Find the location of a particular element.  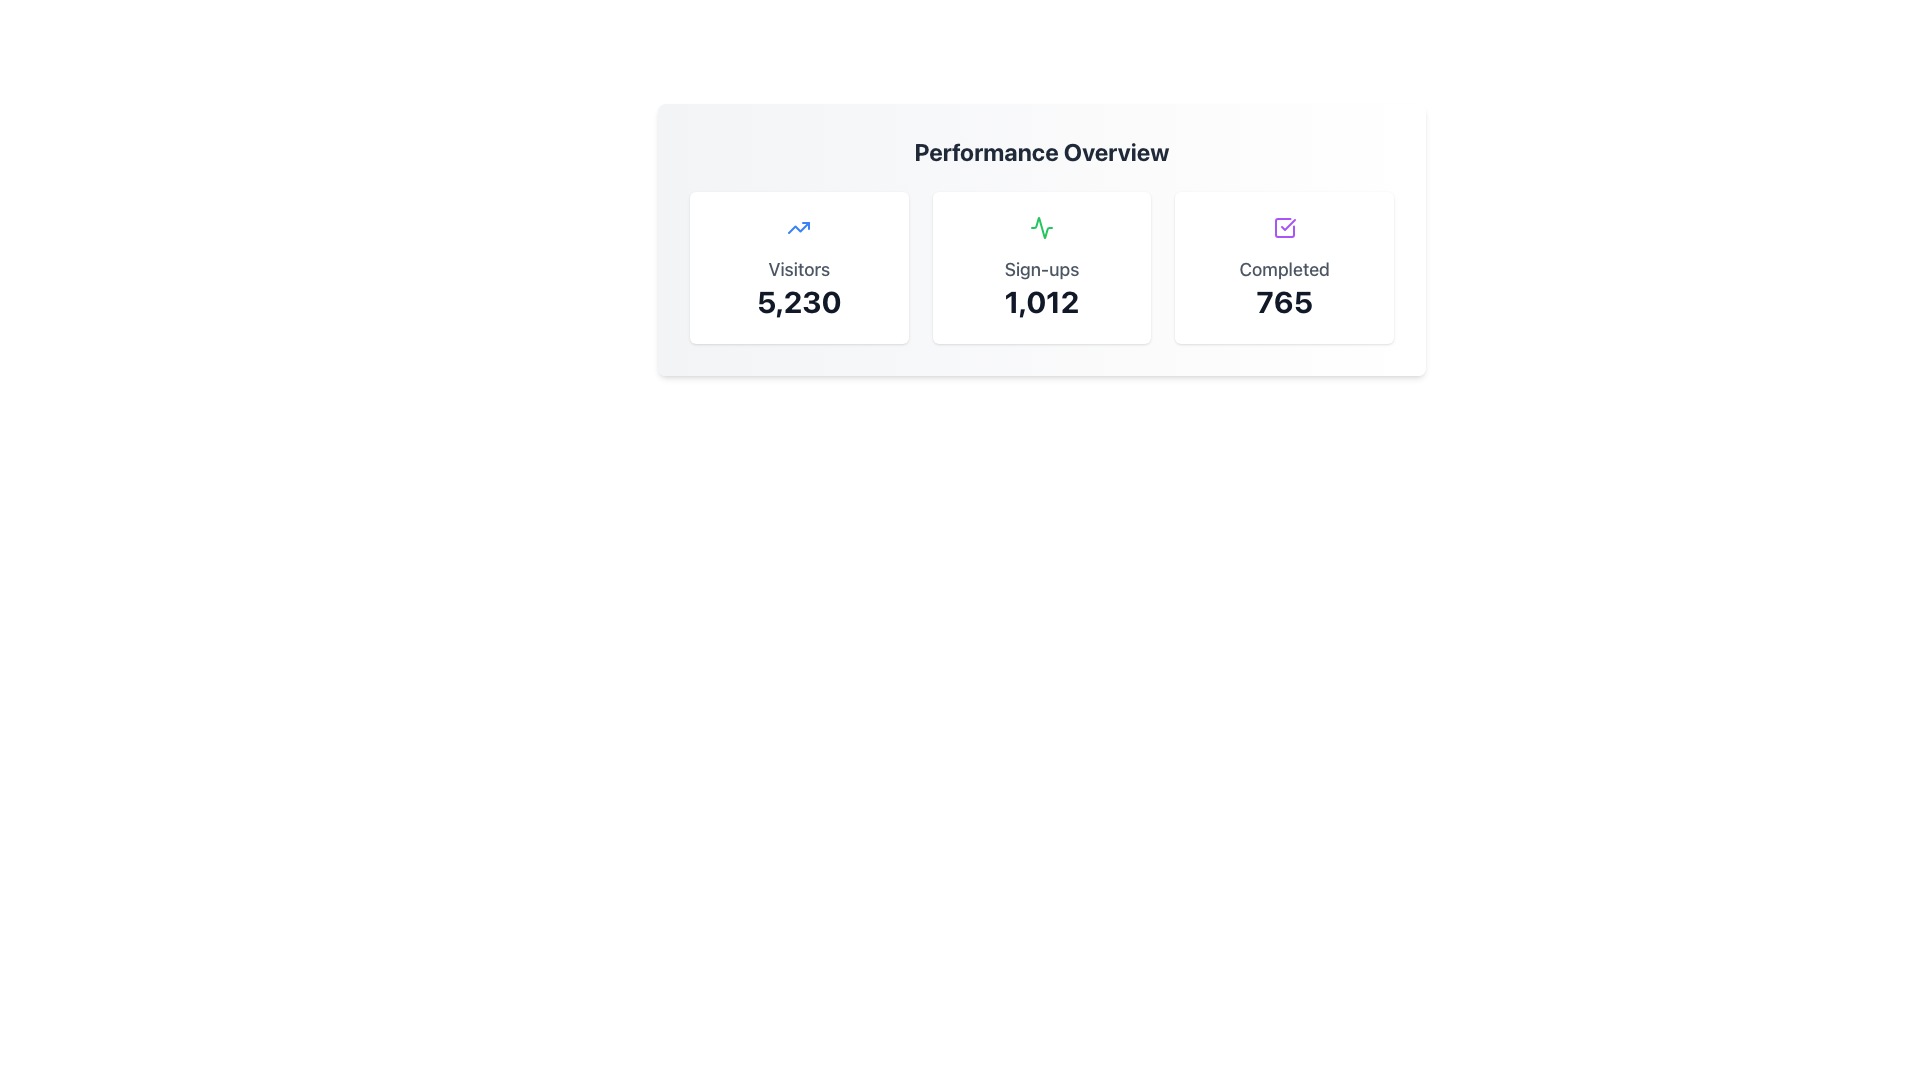

the text label that indicates the type of information as 'Completed', located above the number '765' in the upper section of the third box in a three-box grid layout is located at coordinates (1284, 270).